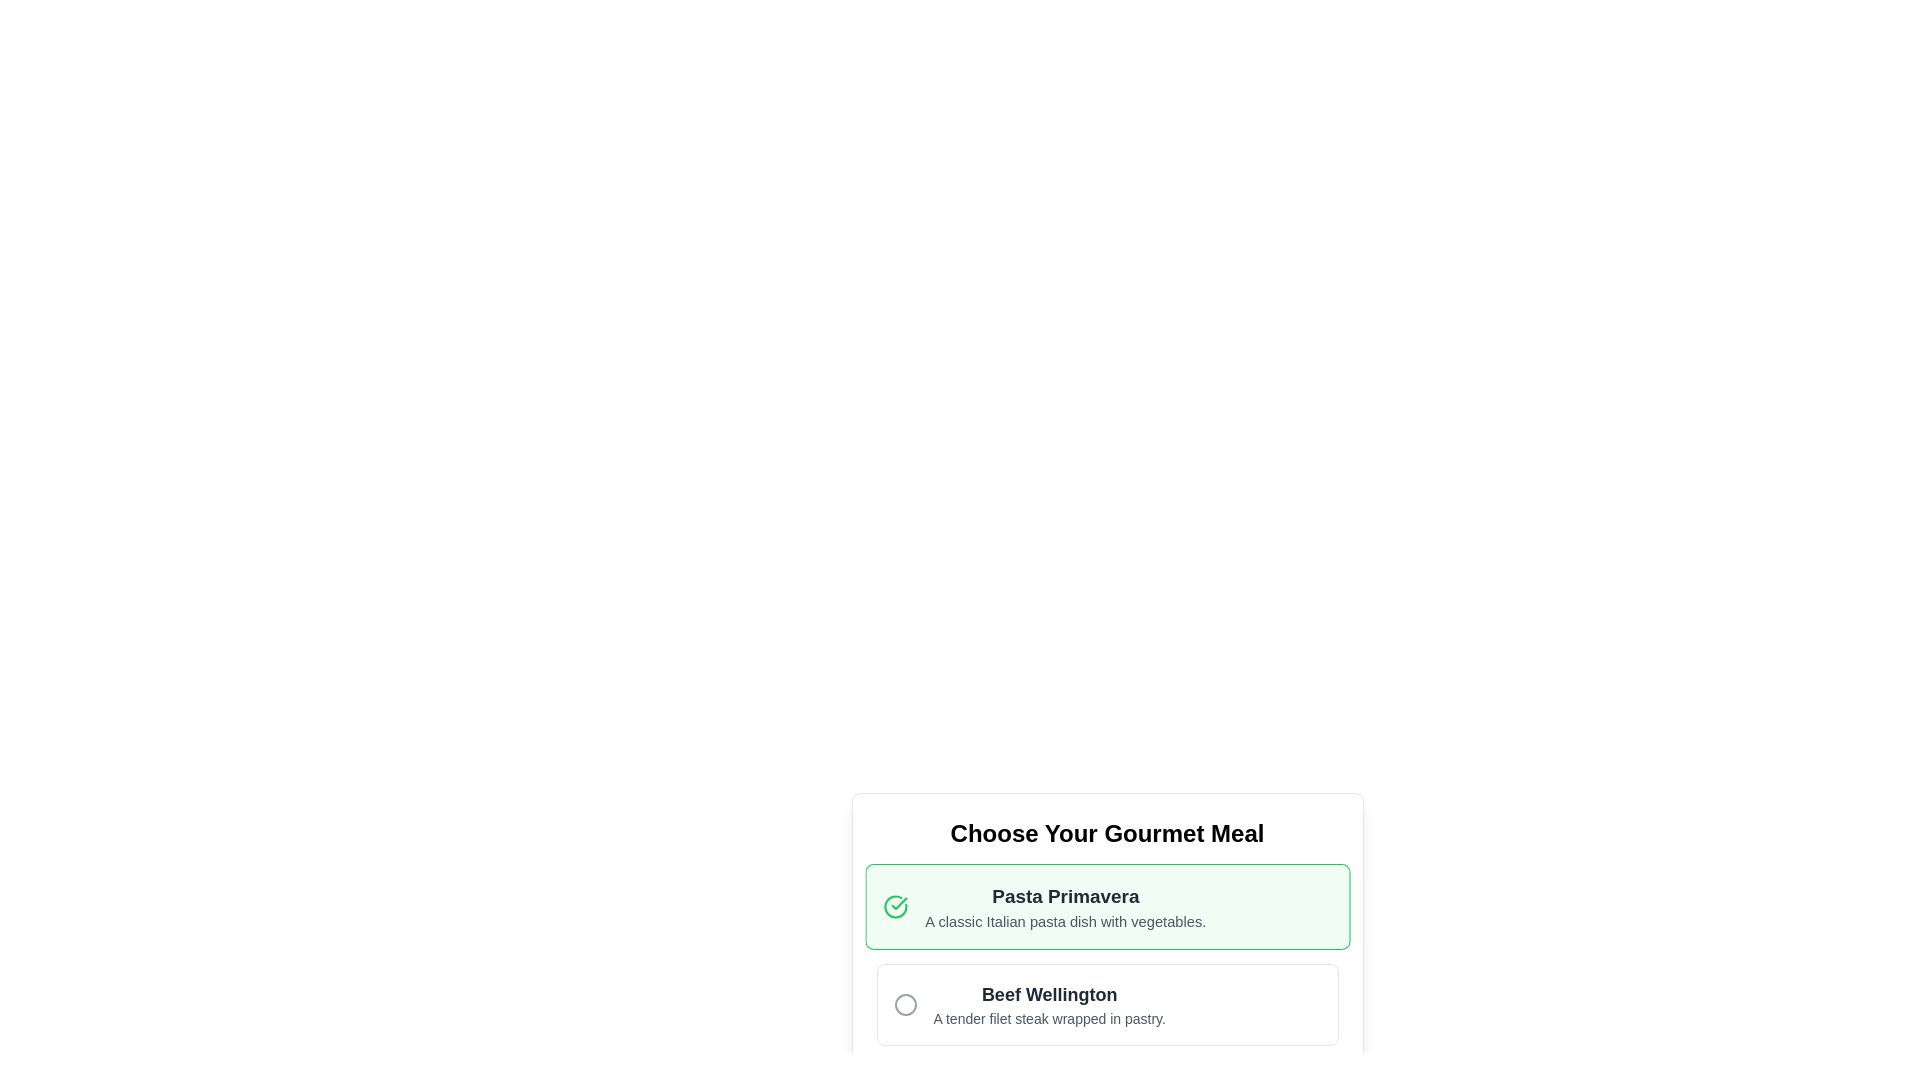 The height and width of the screenshot is (1080, 1920). I want to click on information displayed in the text block titled 'Beef Wellington' which includes its description 'A tender filet steak wrapped in pastry.', so click(1048, 1005).